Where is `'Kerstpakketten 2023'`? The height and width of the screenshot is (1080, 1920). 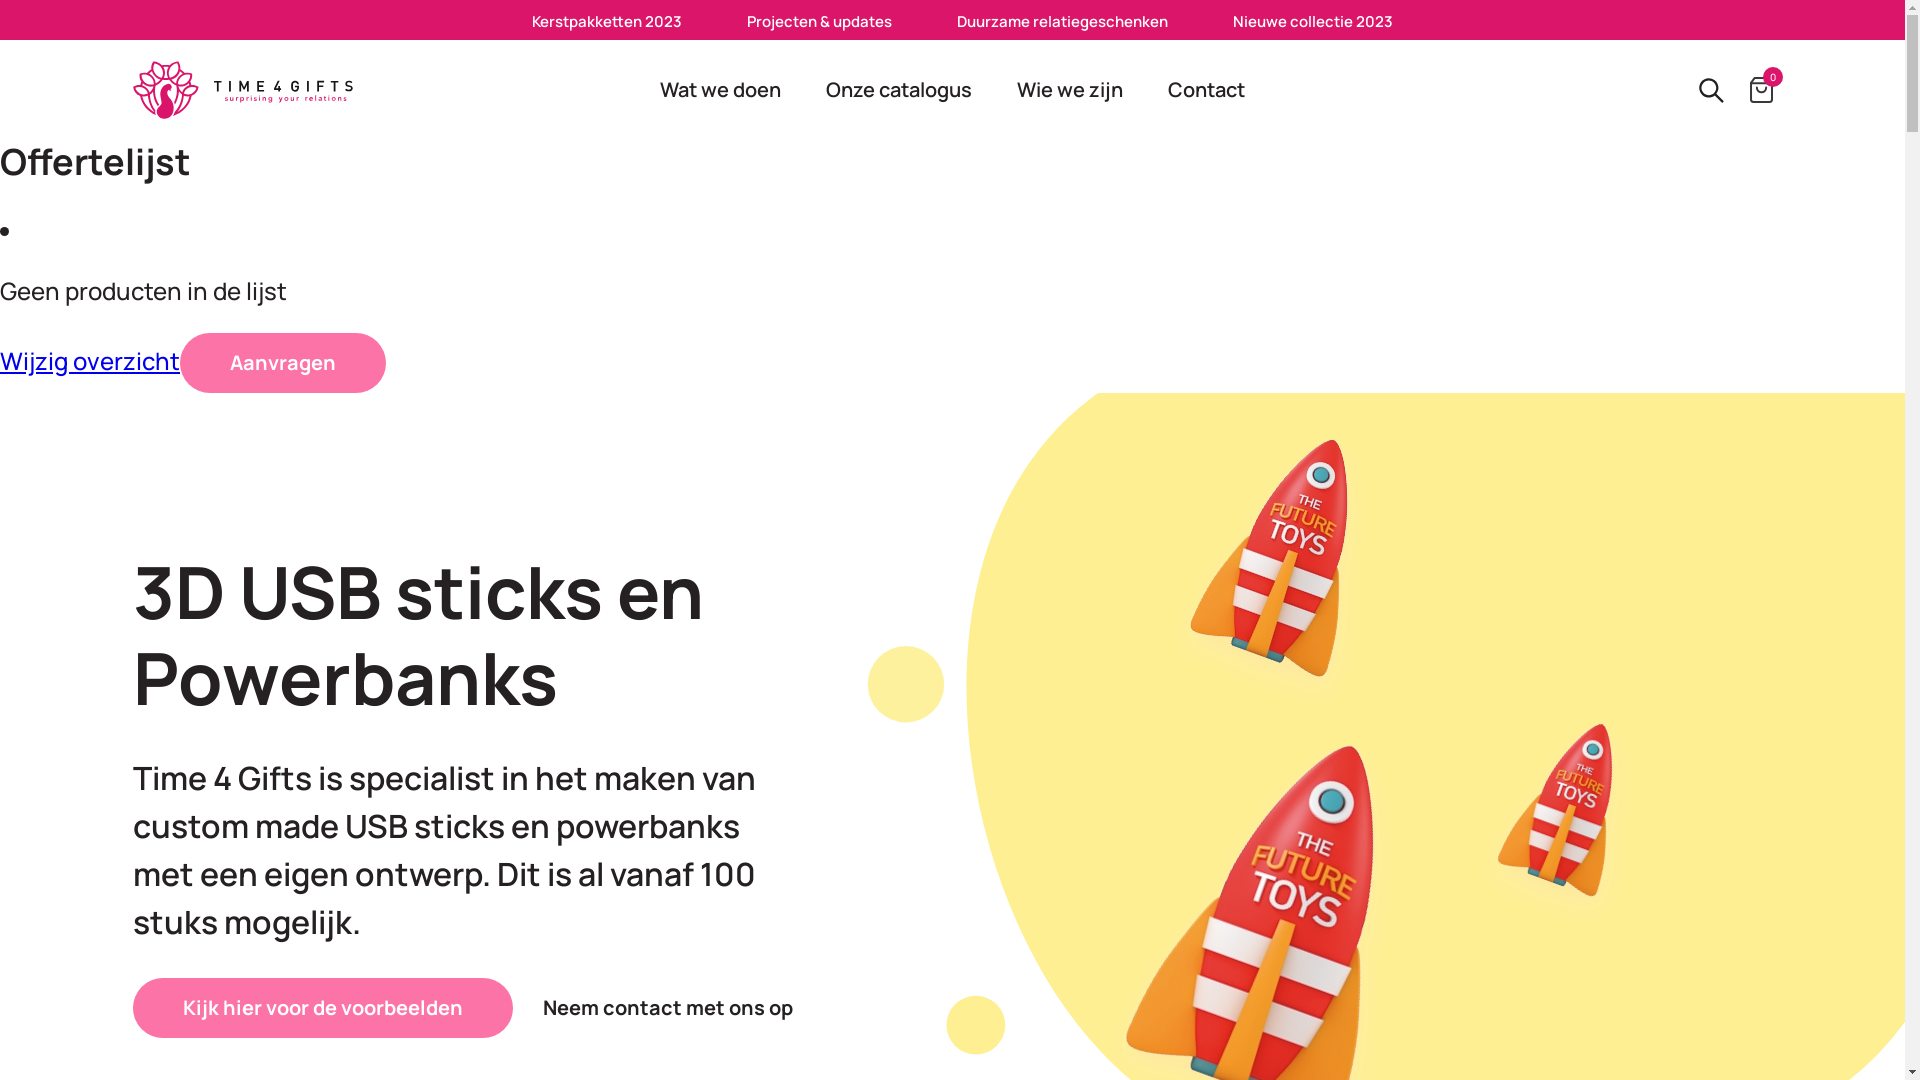 'Kerstpakketten 2023' is located at coordinates (605, 21).